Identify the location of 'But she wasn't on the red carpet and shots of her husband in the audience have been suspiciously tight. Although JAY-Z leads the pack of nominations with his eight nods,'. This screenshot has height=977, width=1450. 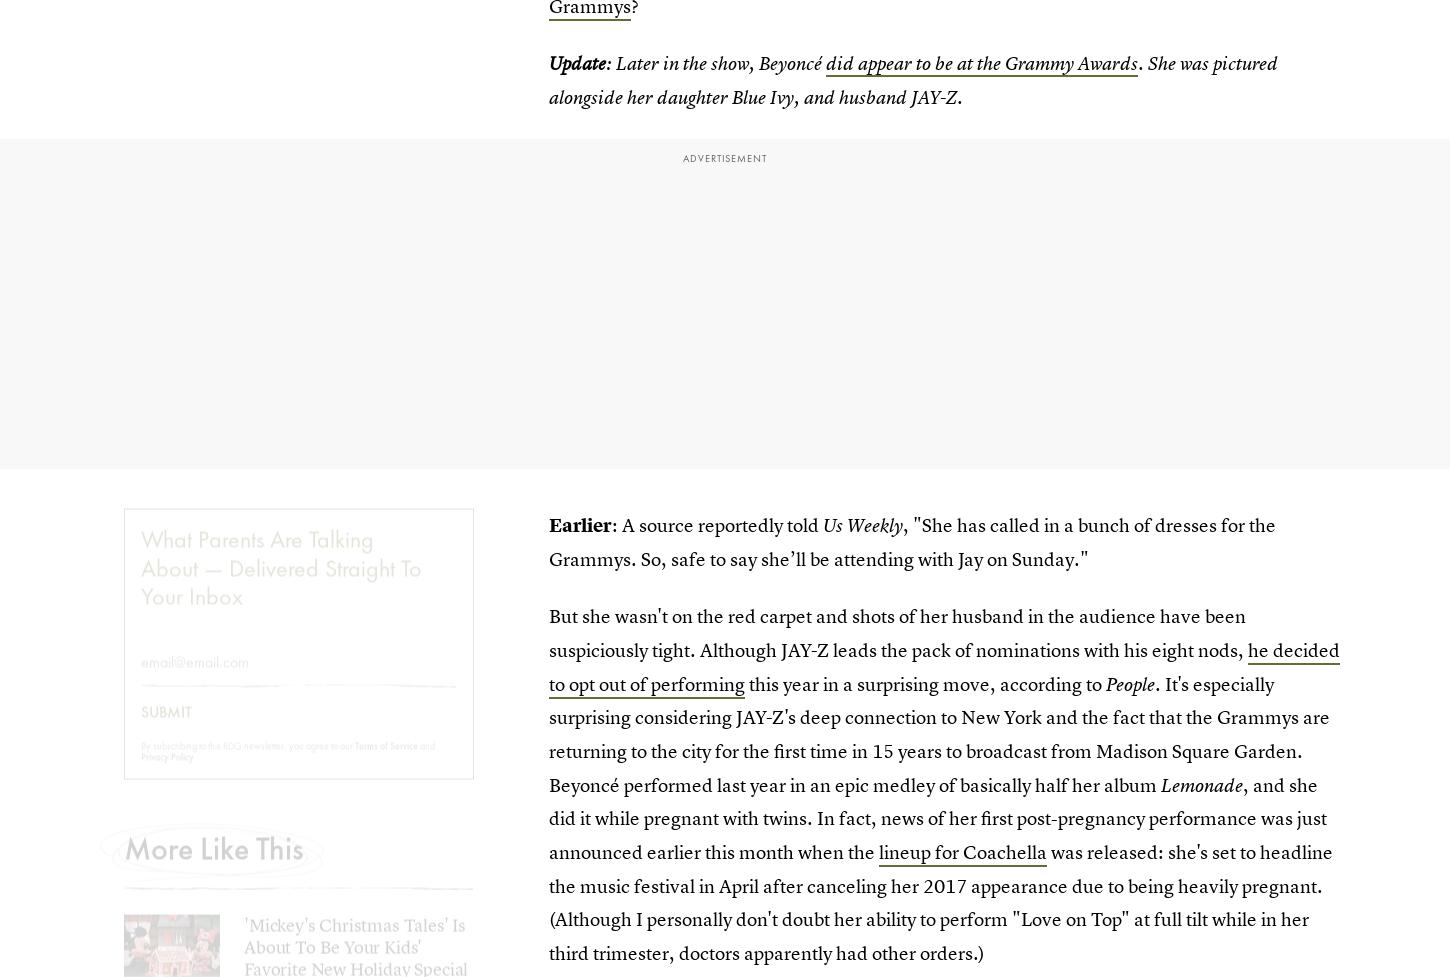
(897, 631).